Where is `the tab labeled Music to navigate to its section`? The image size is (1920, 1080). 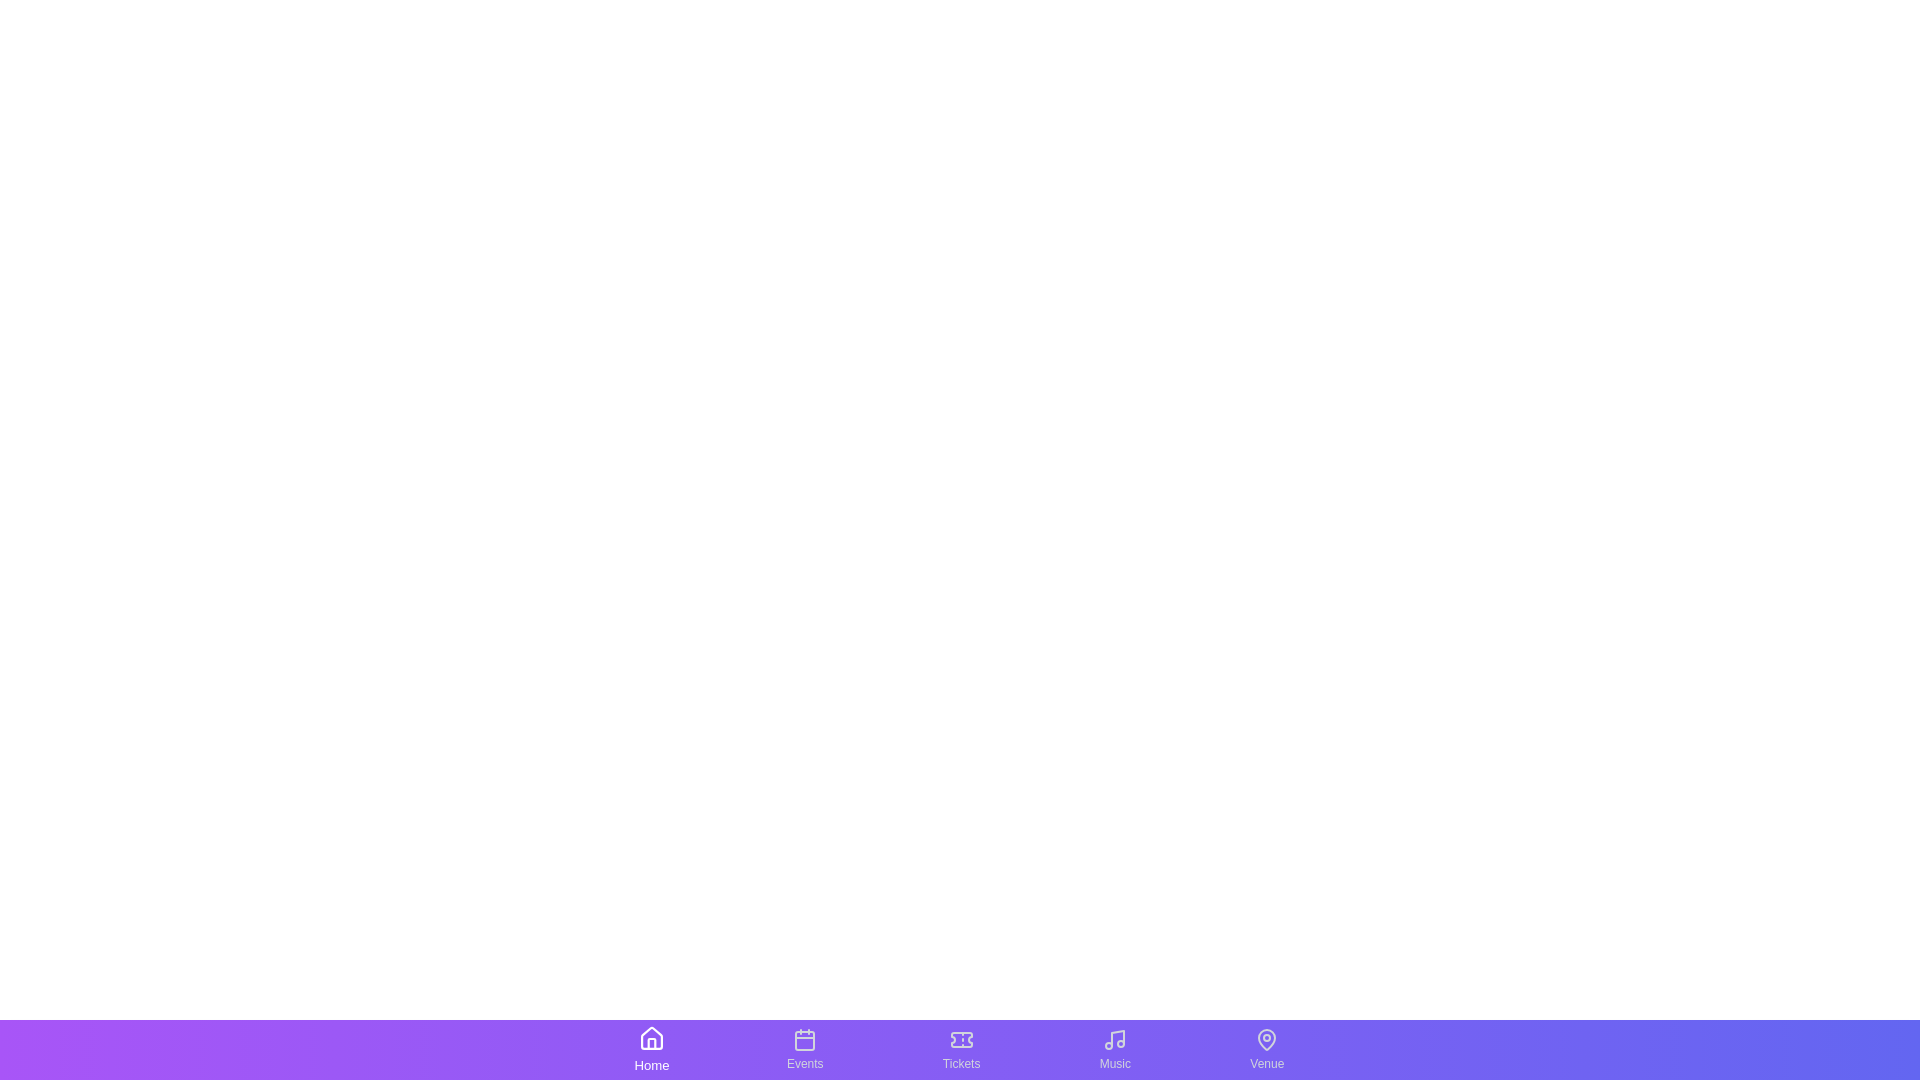
the tab labeled Music to navigate to its section is located at coordinates (1114, 1048).